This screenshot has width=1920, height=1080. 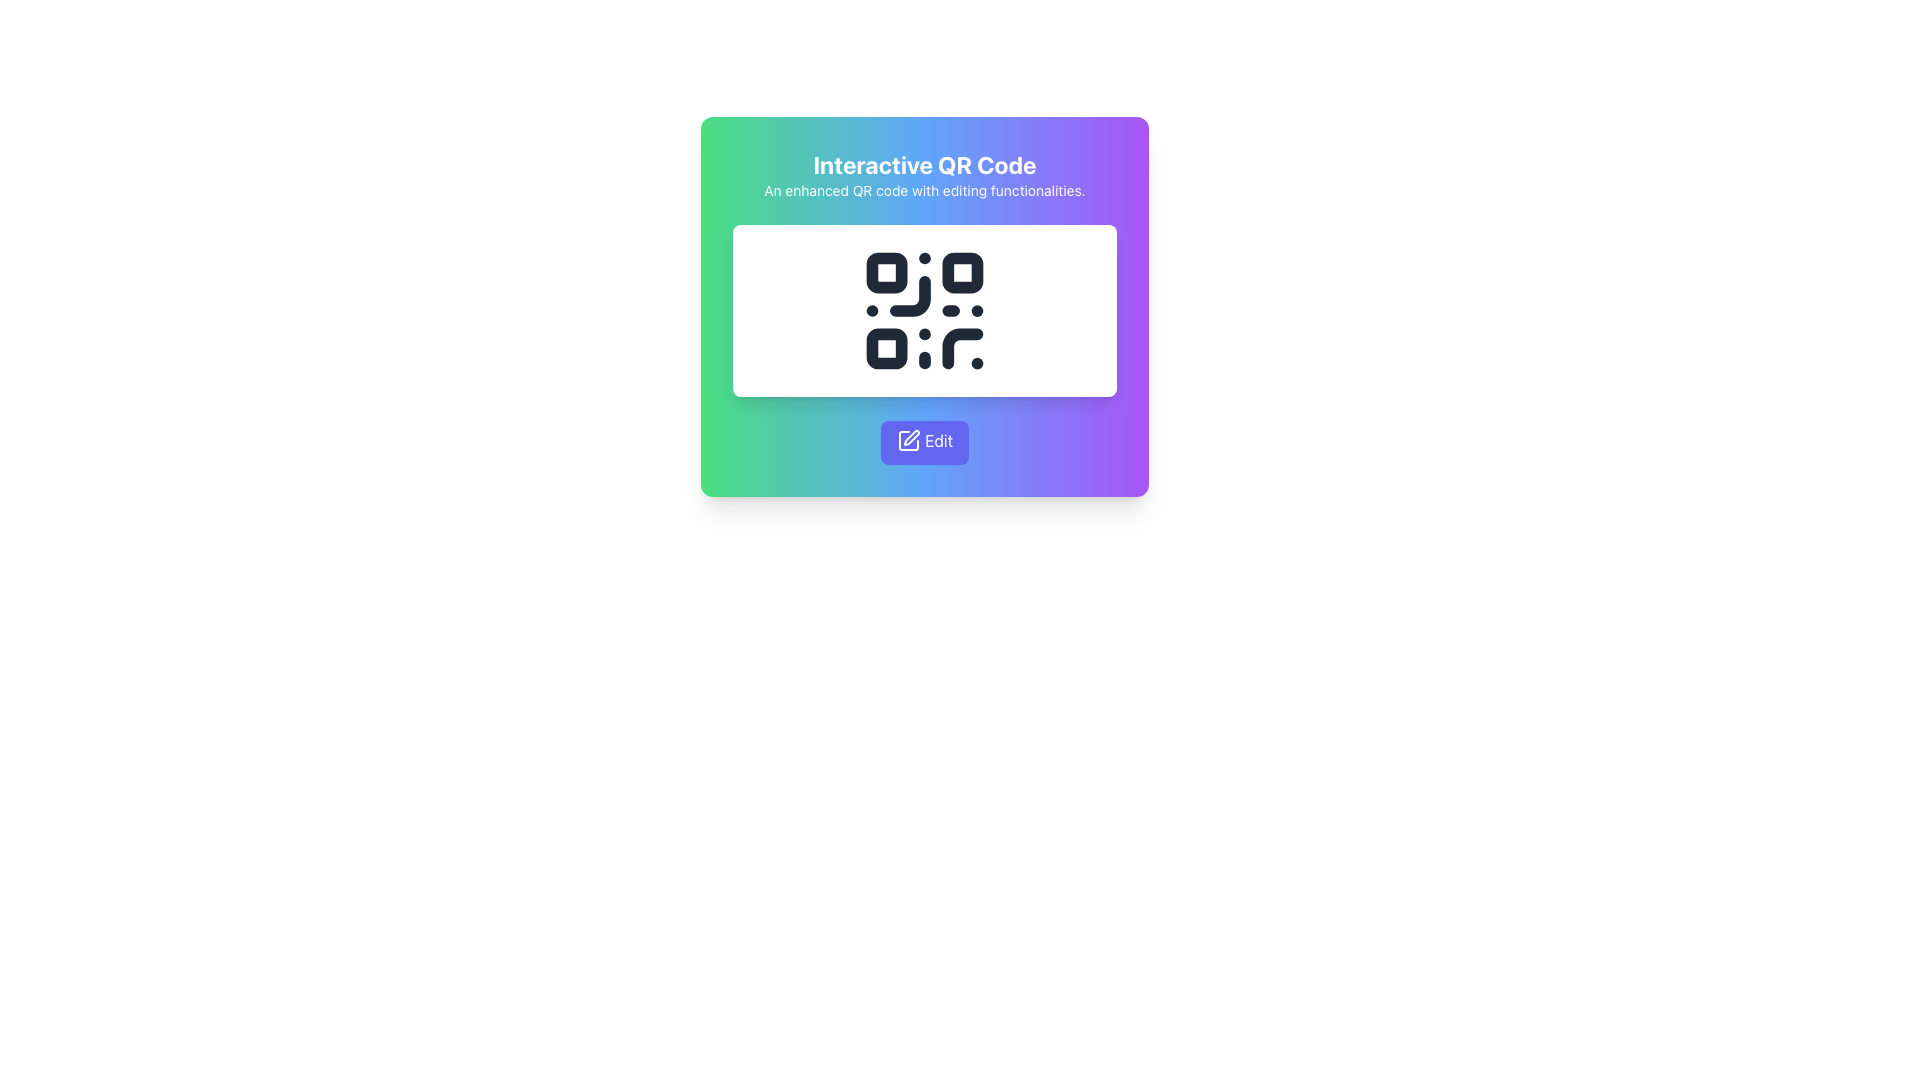 I want to click on the second small square in the top-right corner of the QR code, which is an SVG rectangle with rounded corners, so click(x=962, y=273).